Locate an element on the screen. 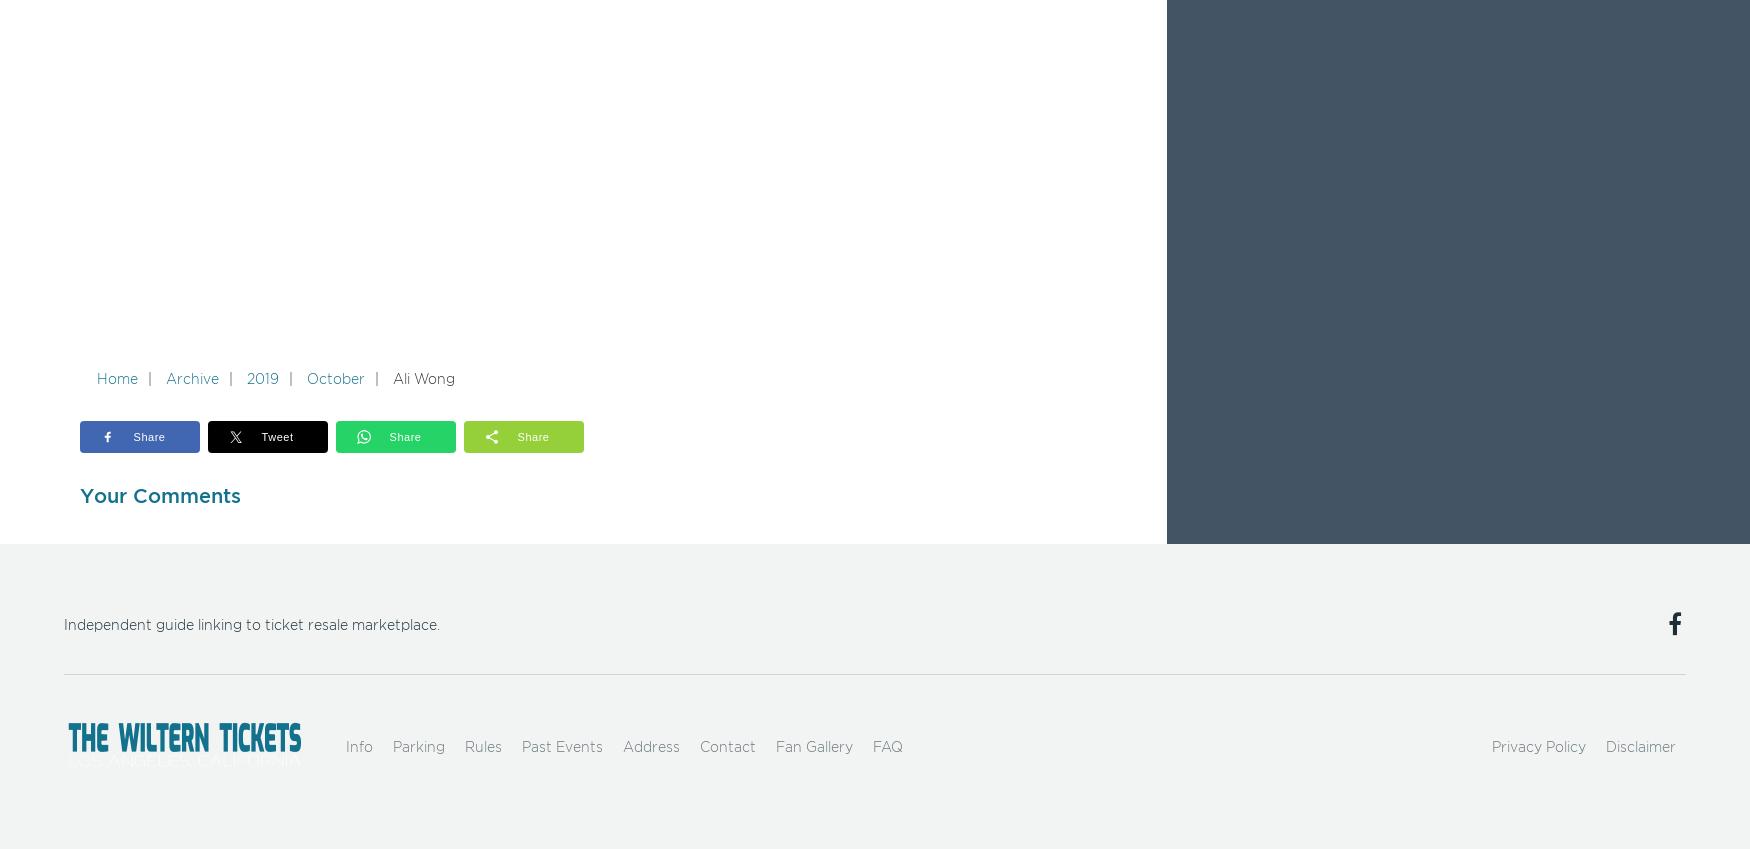 The width and height of the screenshot is (1750, 849). 'Privacy Policy' is located at coordinates (1537, 747).